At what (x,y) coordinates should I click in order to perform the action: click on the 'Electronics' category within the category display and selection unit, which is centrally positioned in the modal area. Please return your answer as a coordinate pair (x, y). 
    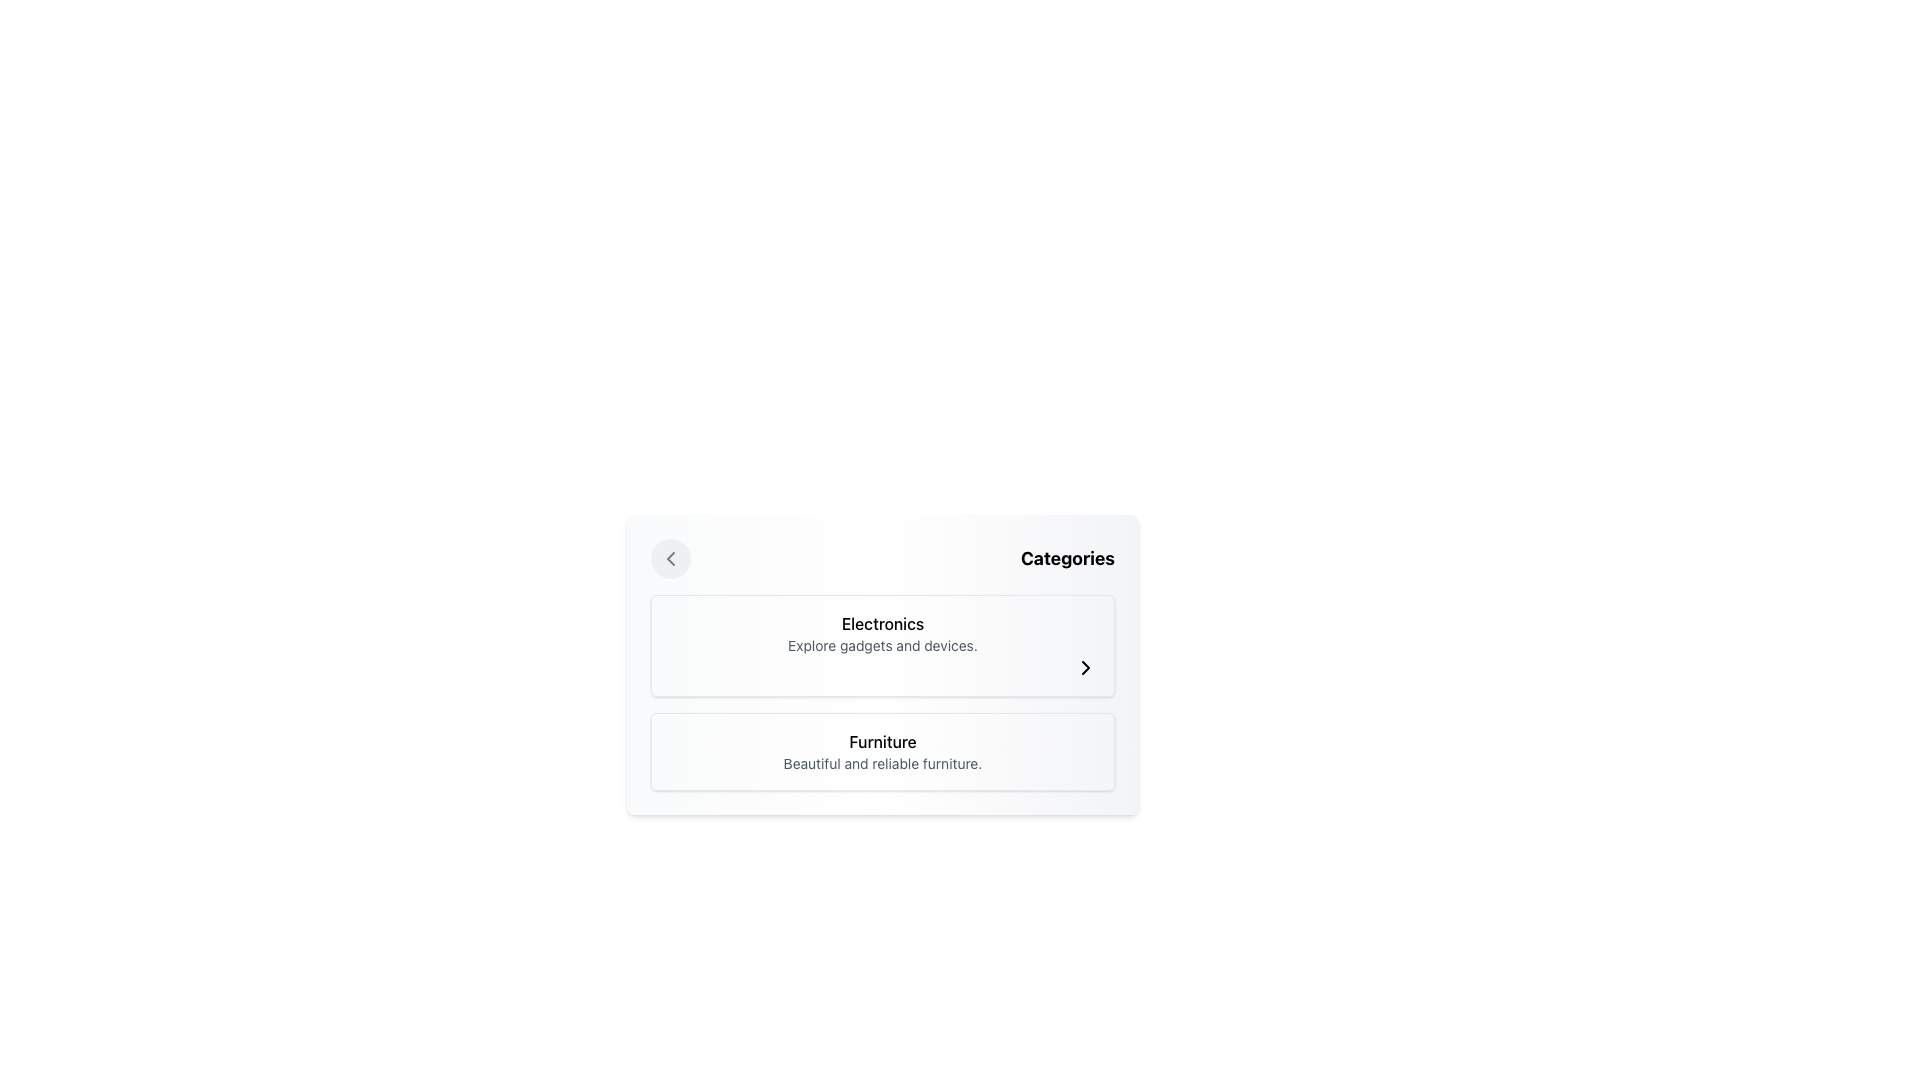
    Looking at the image, I should click on (882, 664).